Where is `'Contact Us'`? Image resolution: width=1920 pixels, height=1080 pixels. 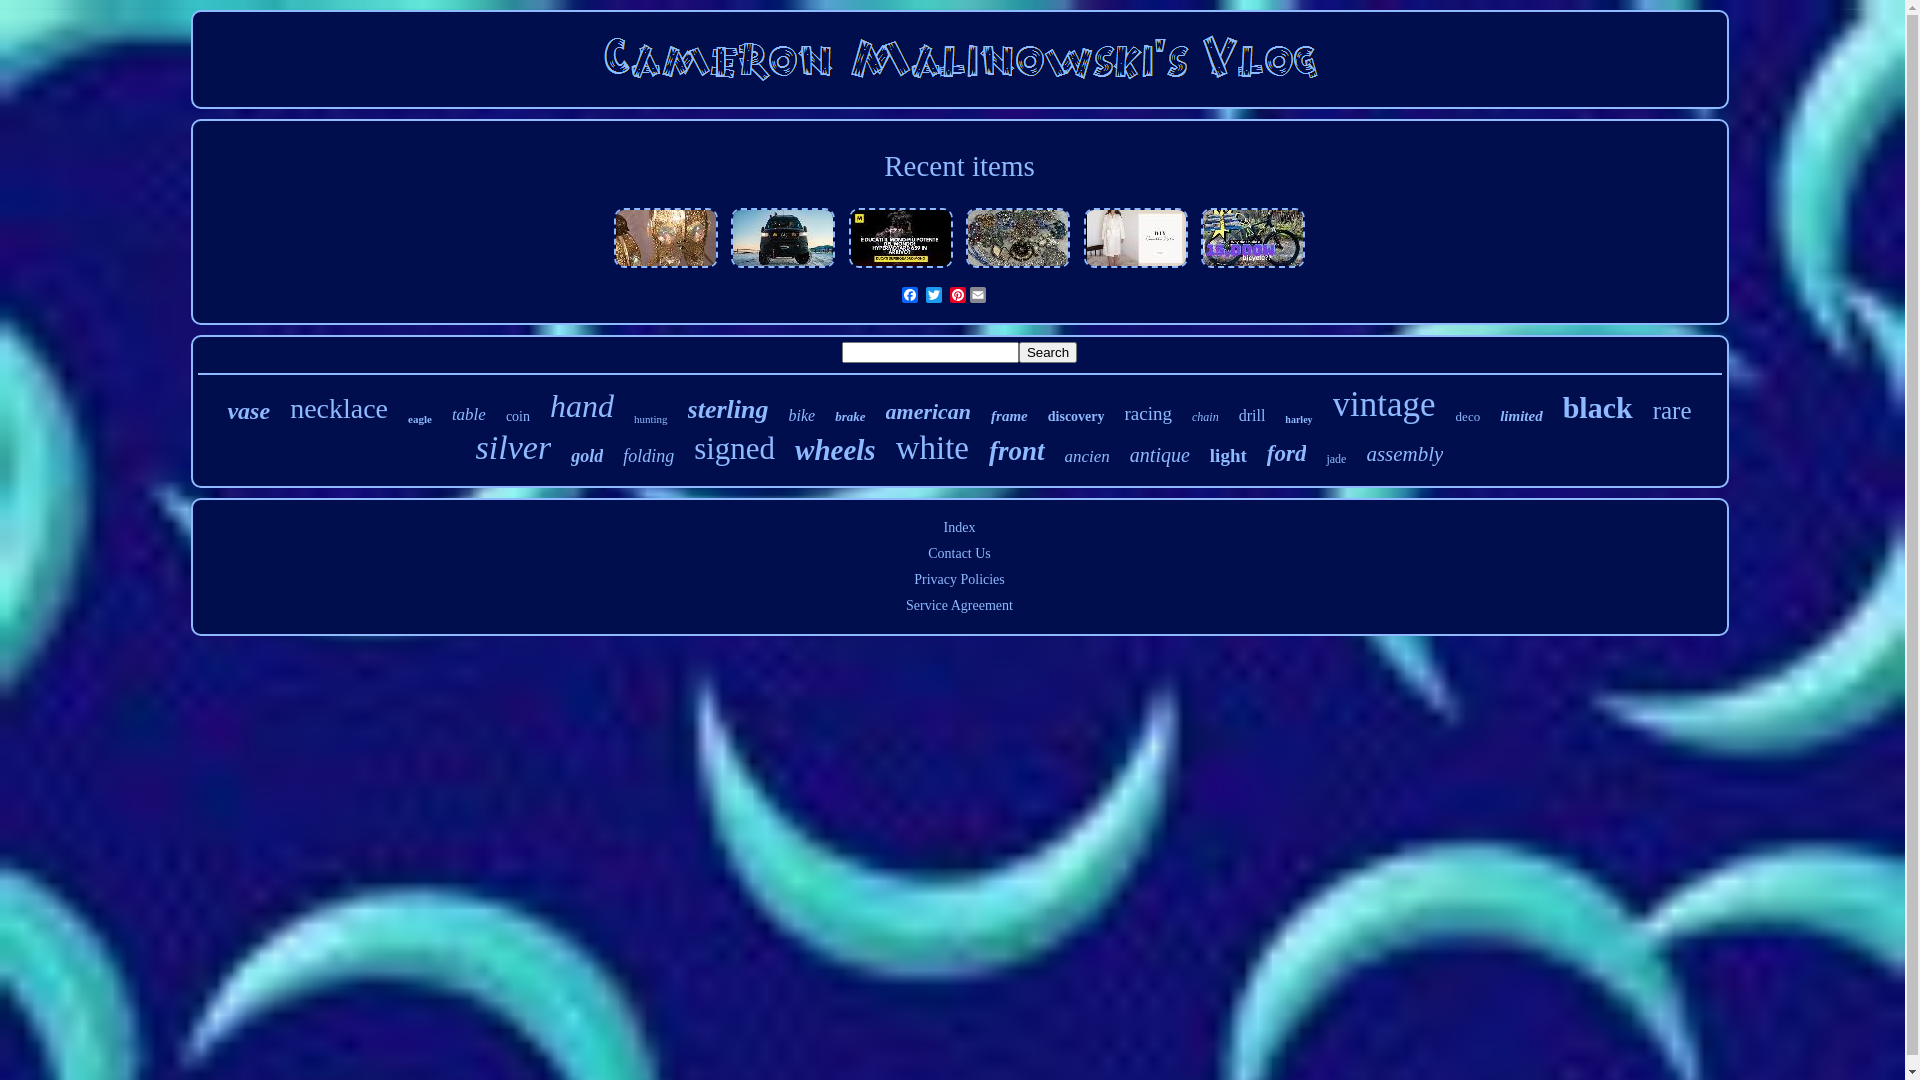
'Contact Us' is located at coordinates (958, 553).